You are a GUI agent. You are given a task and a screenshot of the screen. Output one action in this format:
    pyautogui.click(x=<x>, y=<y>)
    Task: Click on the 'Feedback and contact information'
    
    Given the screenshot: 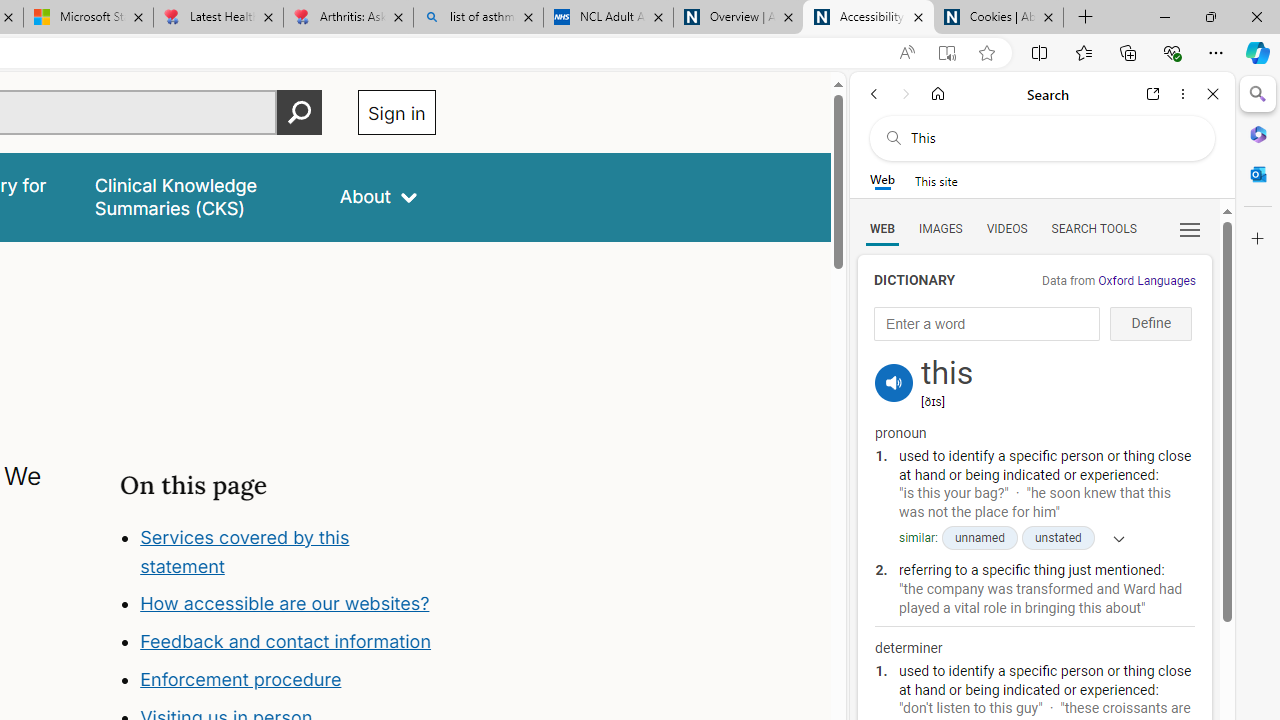 What is the action you would take?
    pyautogui.click(x=285, y=641)
    